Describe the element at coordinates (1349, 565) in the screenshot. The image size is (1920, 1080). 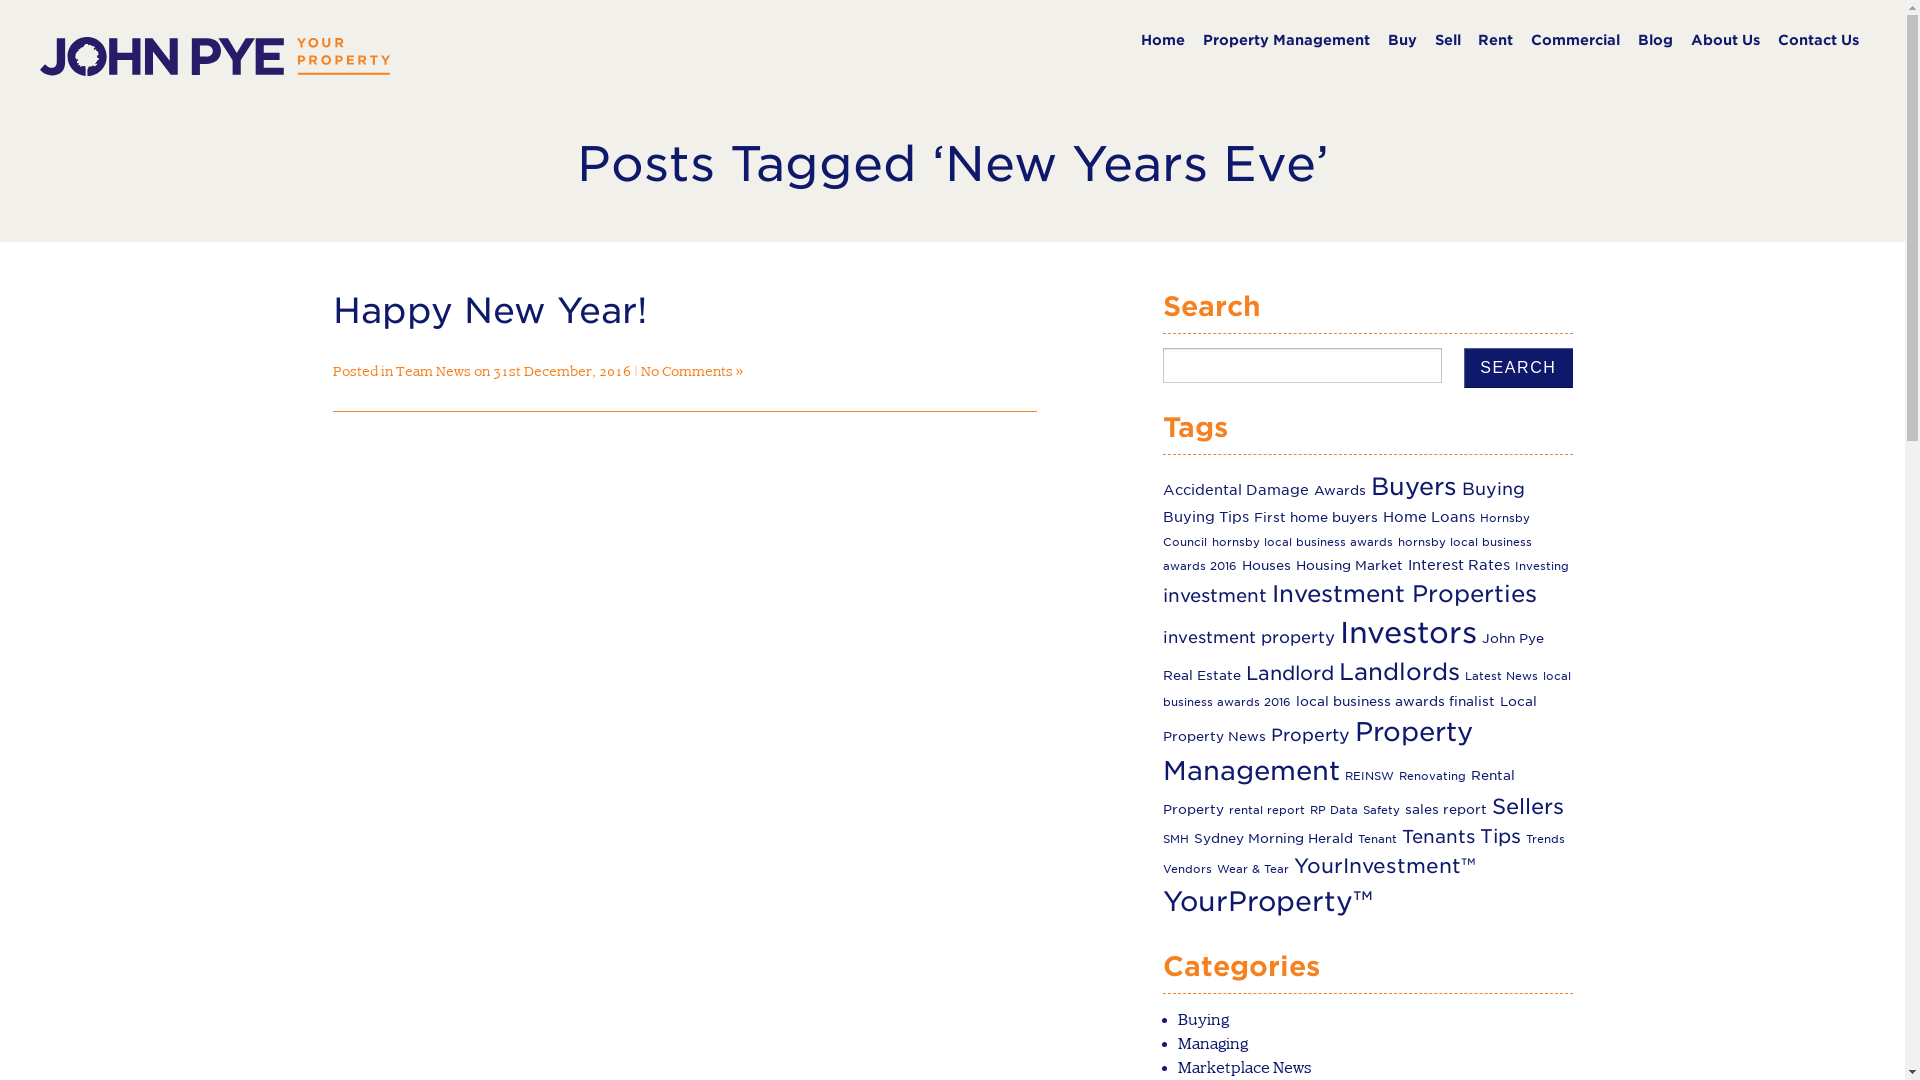
I see `'Housing Market'` at that location.